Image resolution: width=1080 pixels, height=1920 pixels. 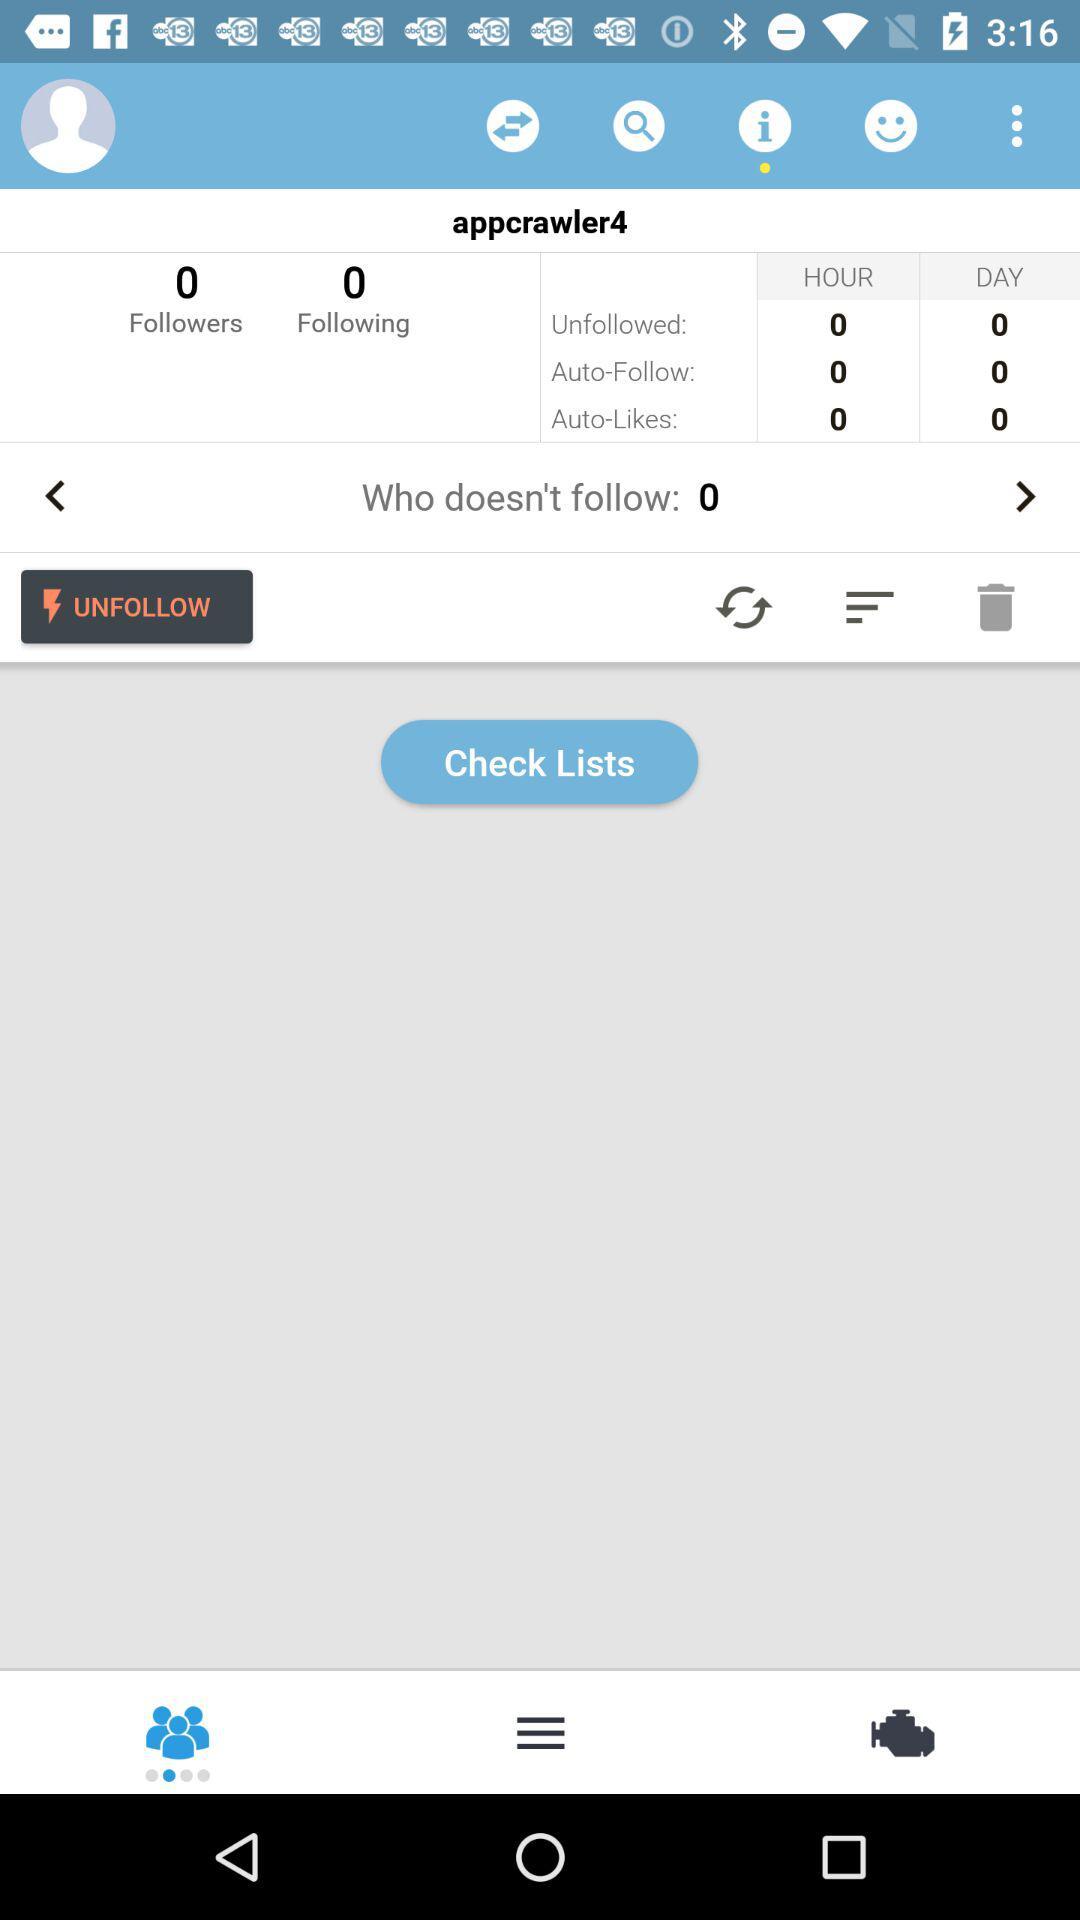 I want to click on go back, so click(x=54, y=496).